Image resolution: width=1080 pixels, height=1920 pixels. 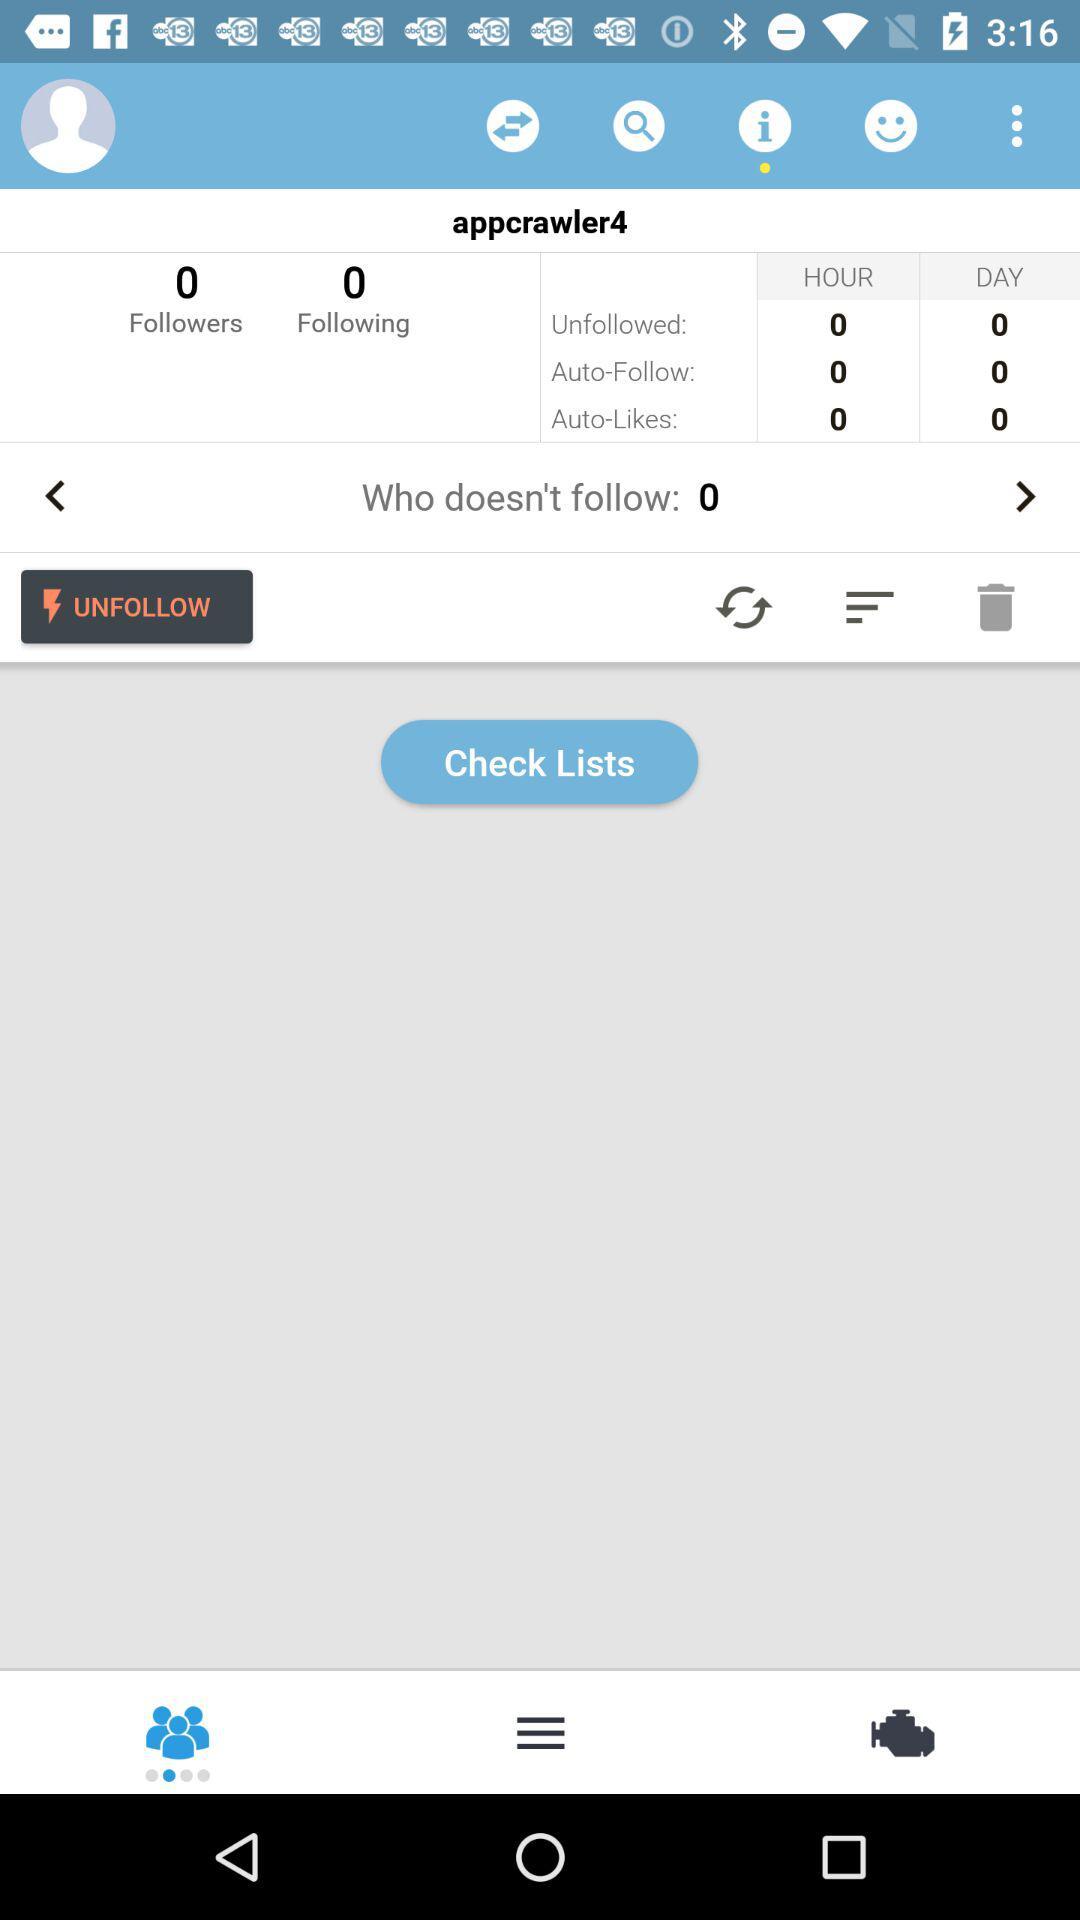 I want to click on go back, so click(x=54, y=496).